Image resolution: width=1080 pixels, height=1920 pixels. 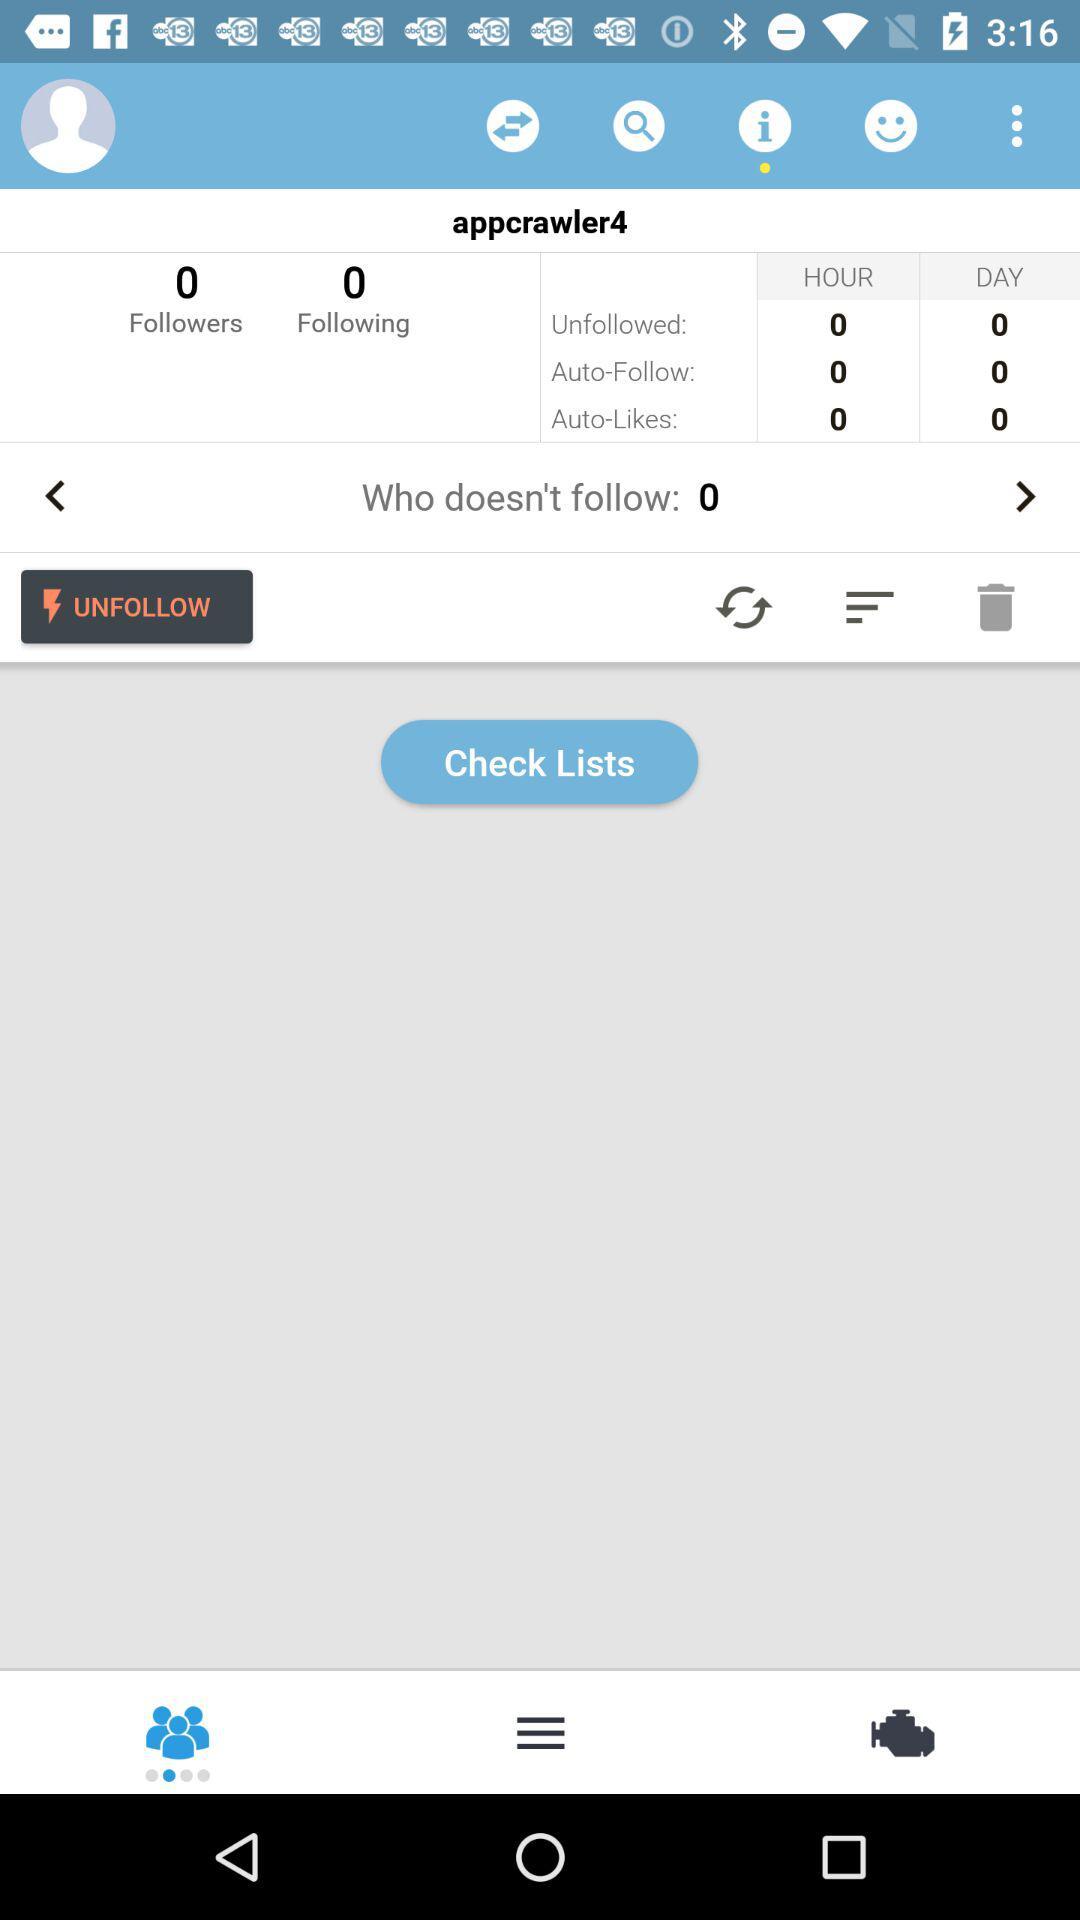 I want to click on go back, so click(x=54, y=496).